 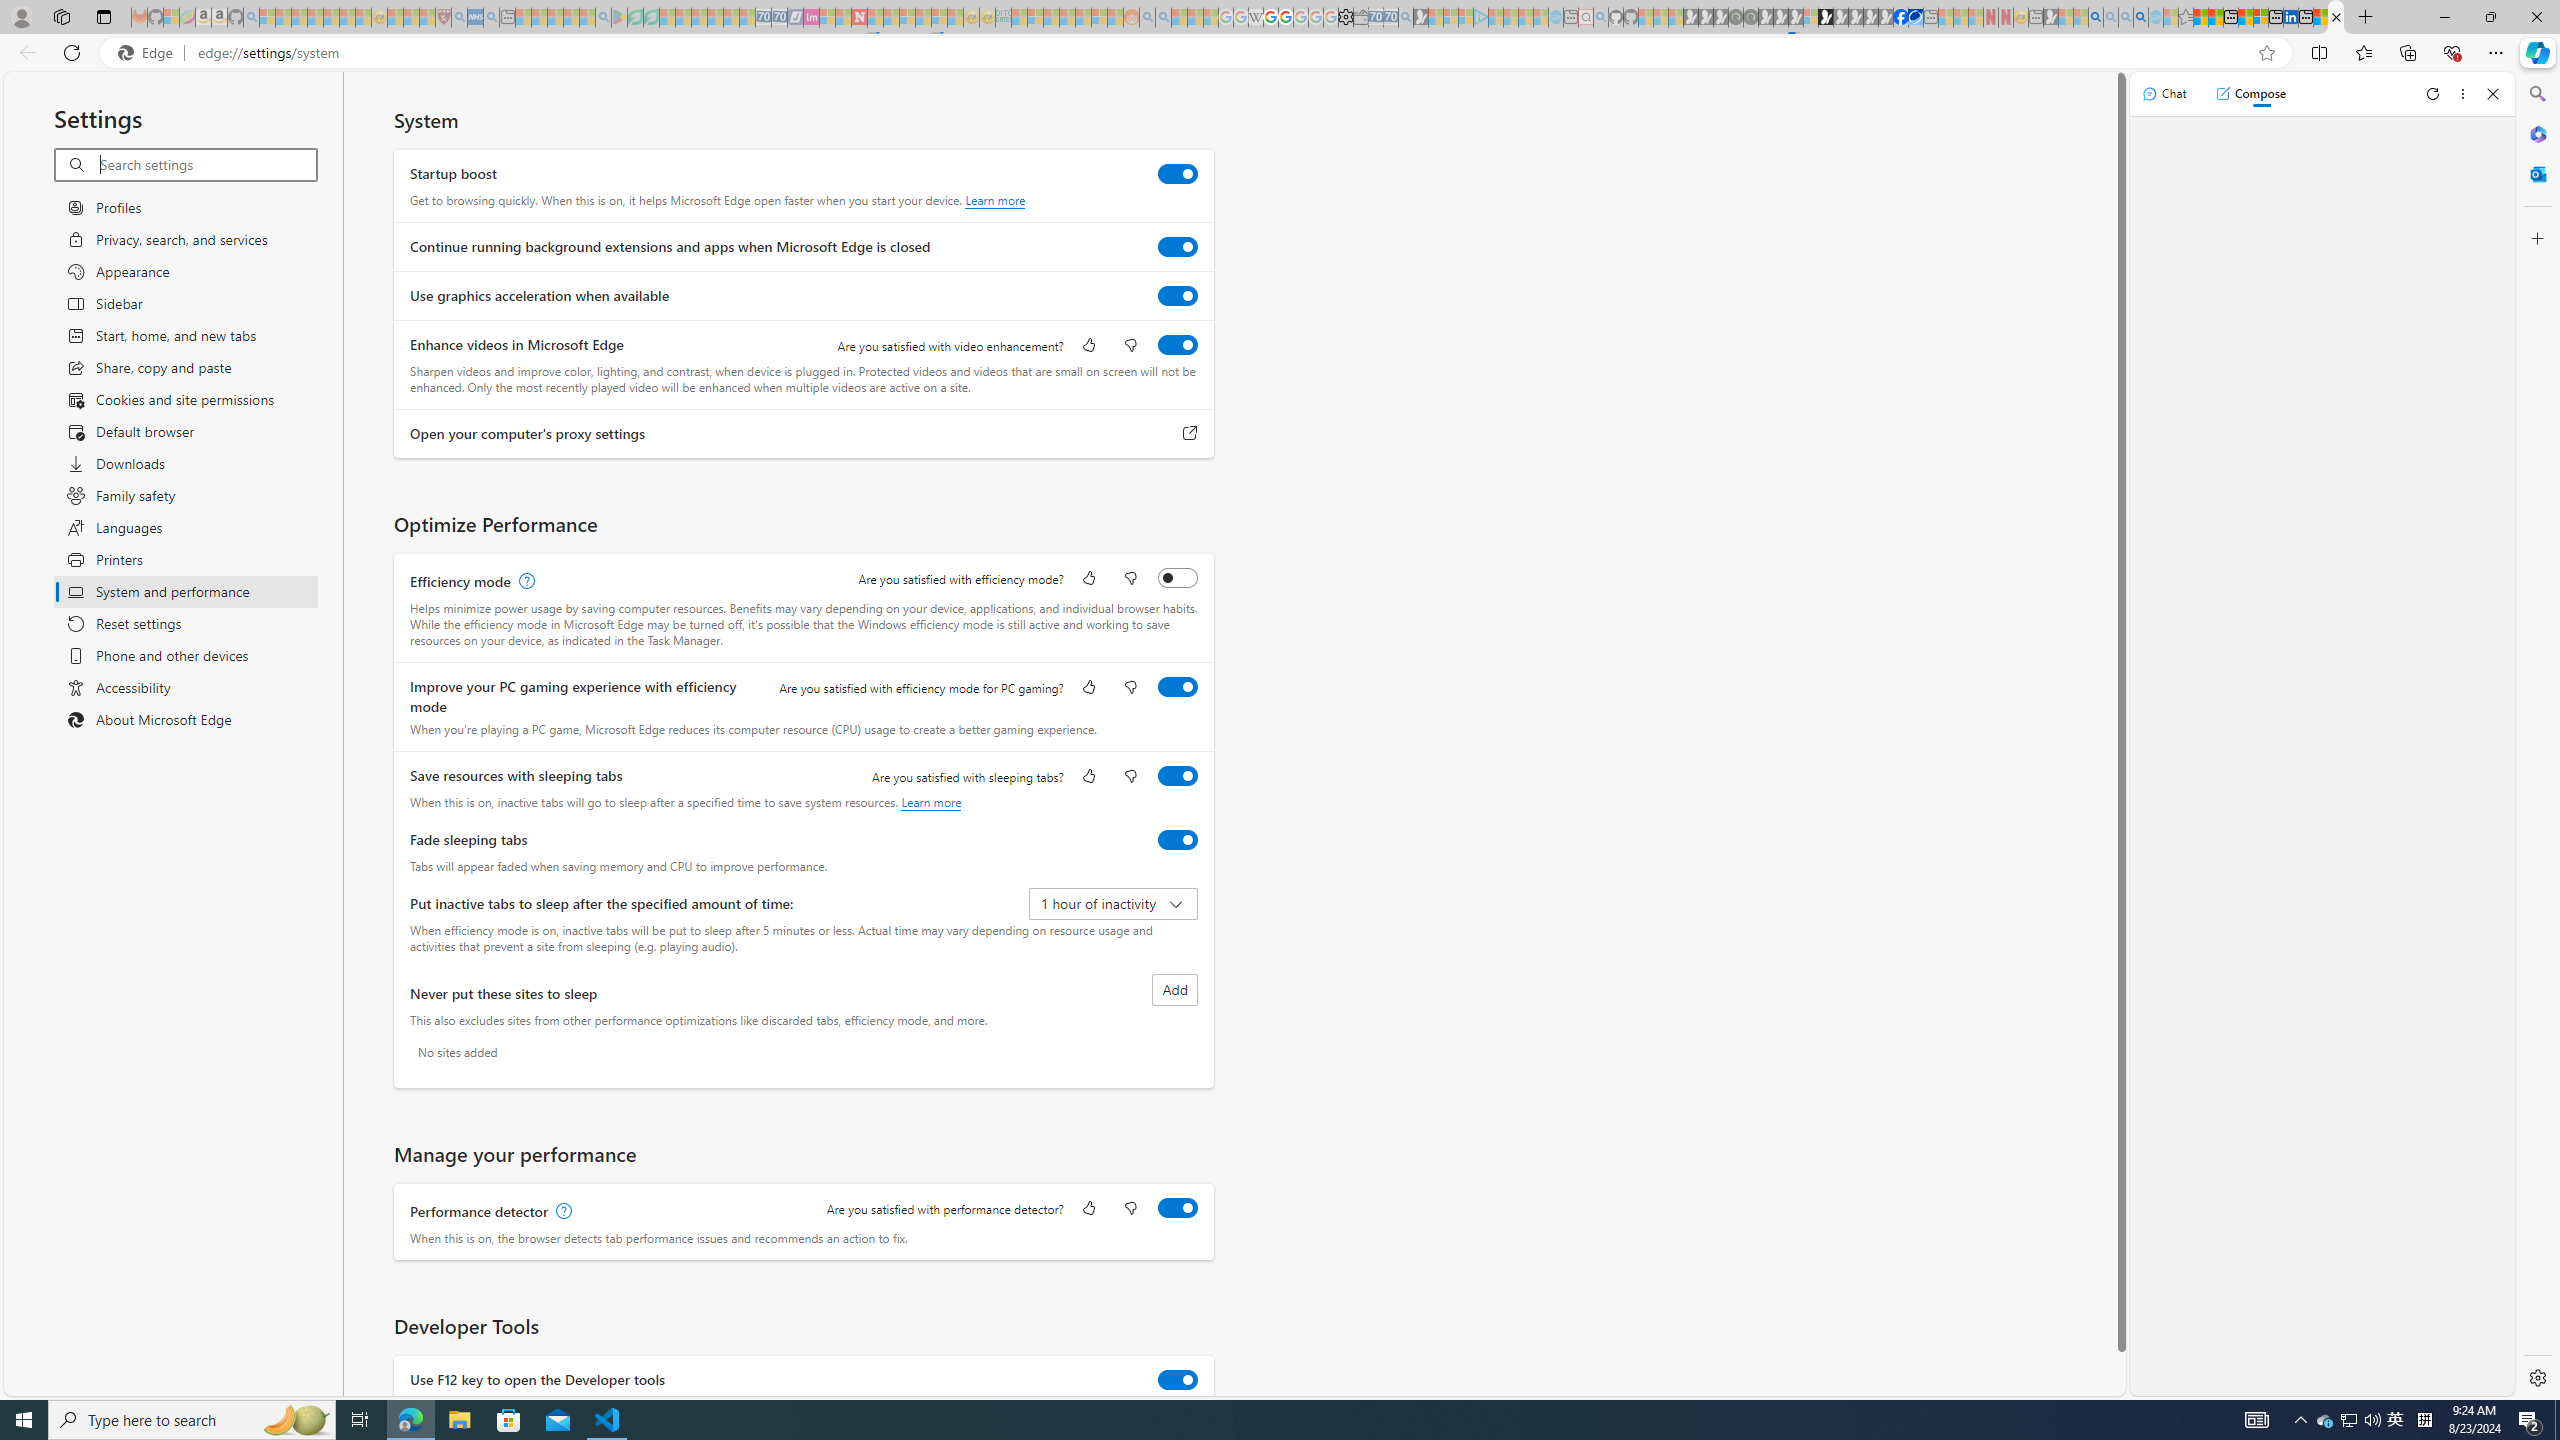 I want to click on 'Edge', so click(x=148, y=53).